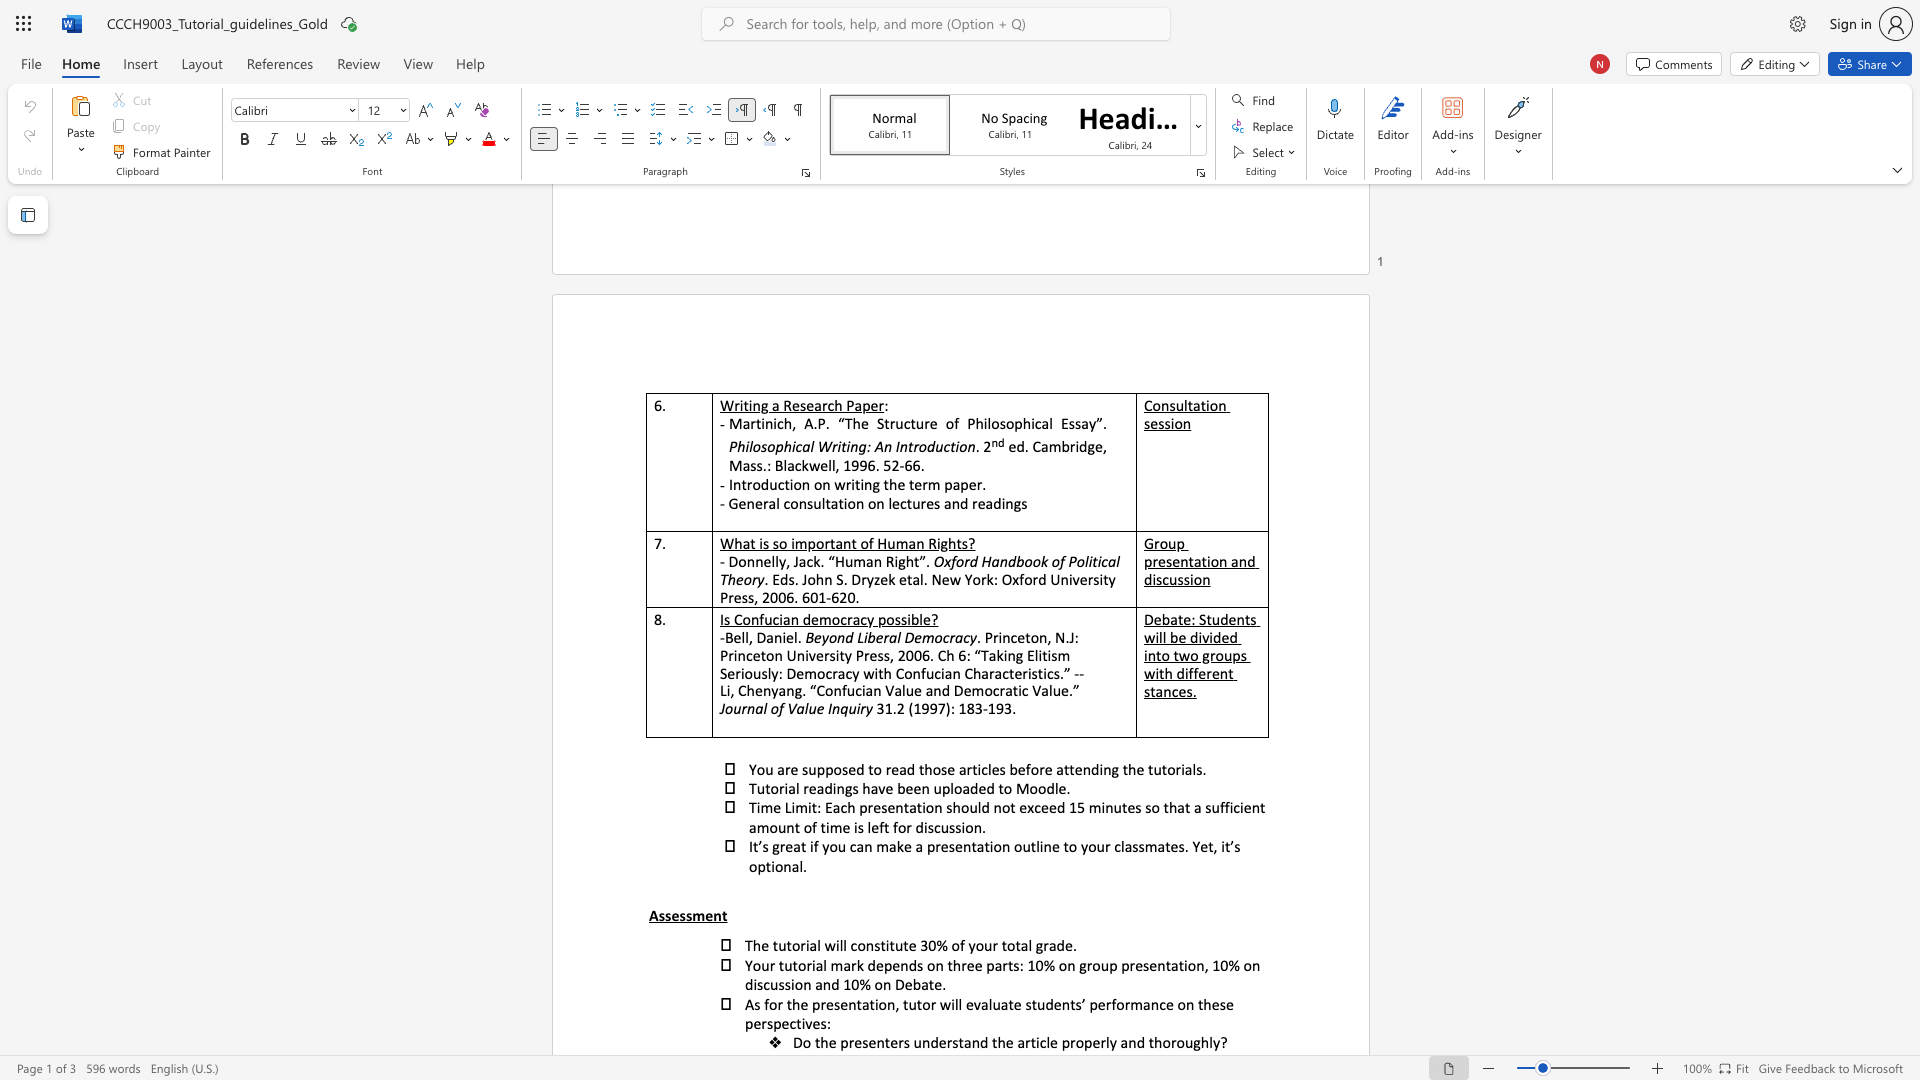 This screenshot has width=1920, height=1080. I want to click on the subset text "en" within the text "Assessment", so click(705, 915).